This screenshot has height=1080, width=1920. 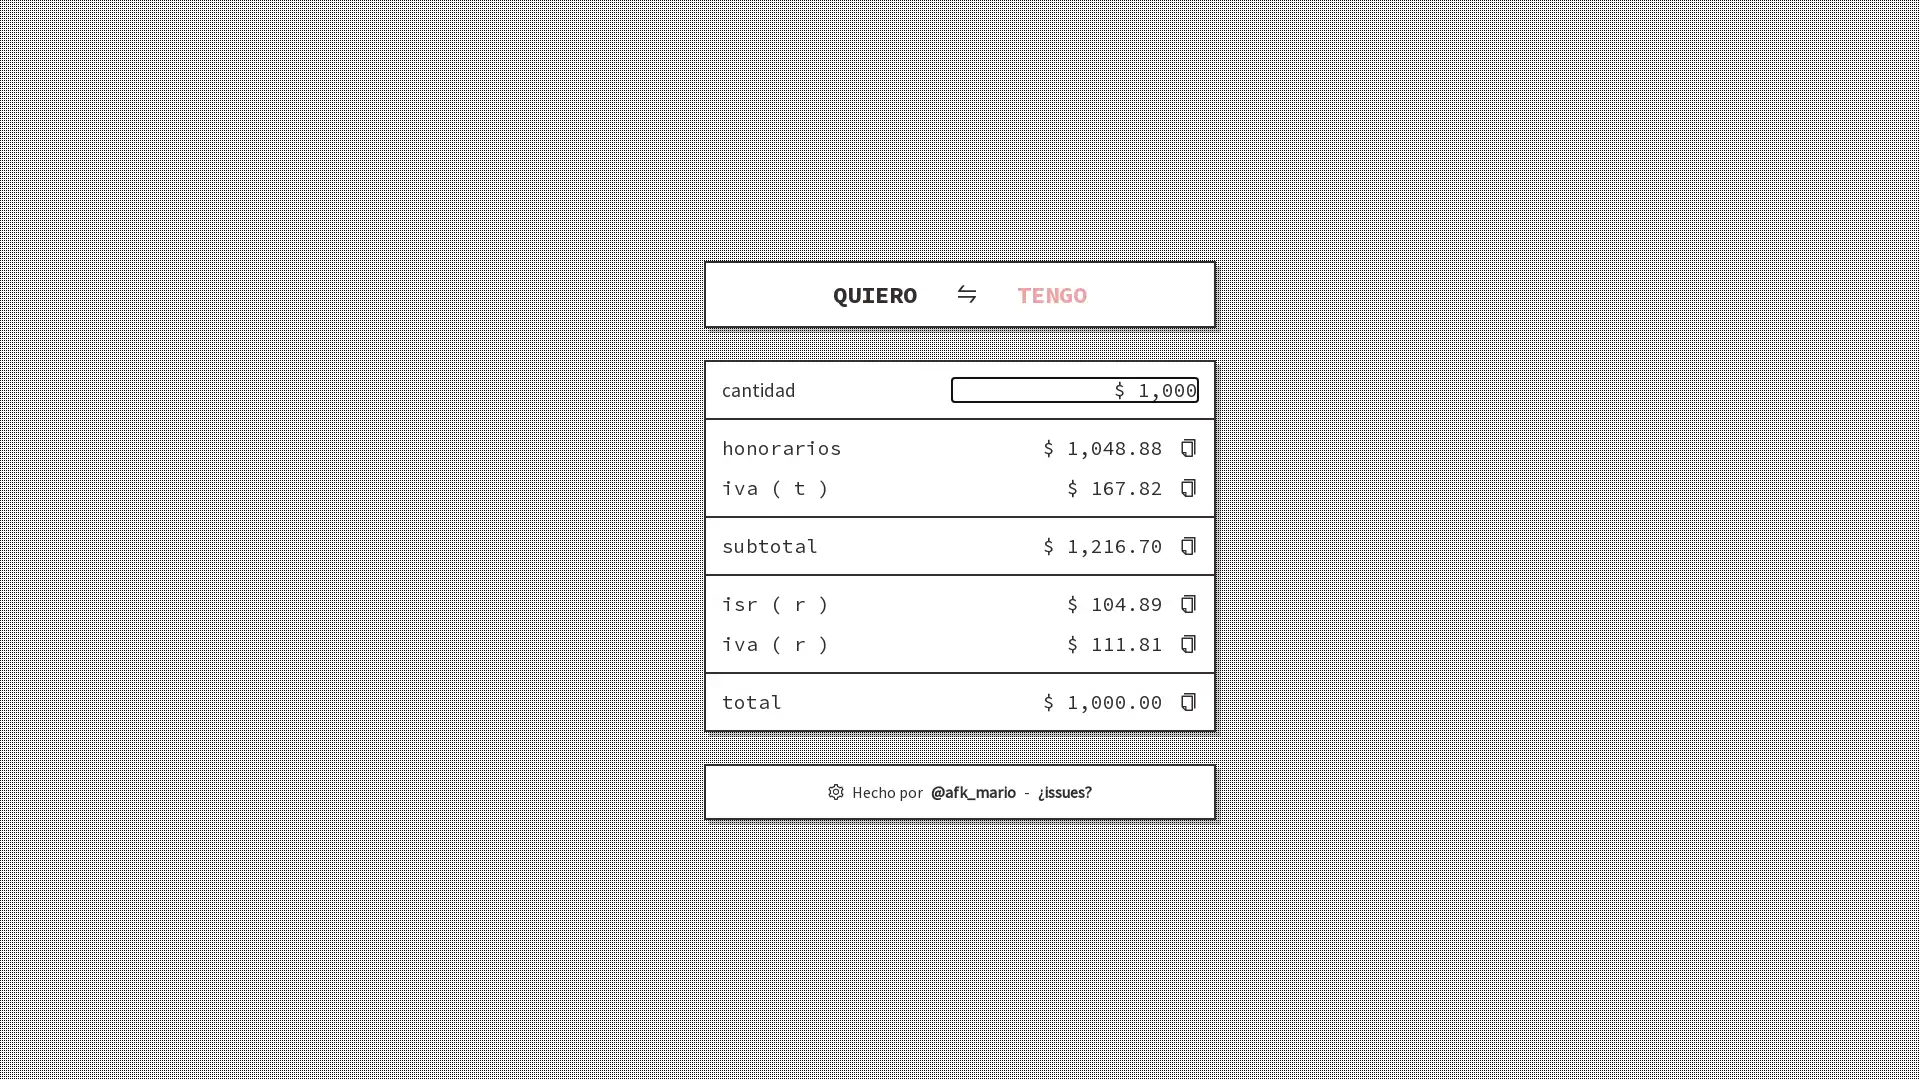 I want to click on isr ( r ) $ 104.89, so click(x=960, y=601).